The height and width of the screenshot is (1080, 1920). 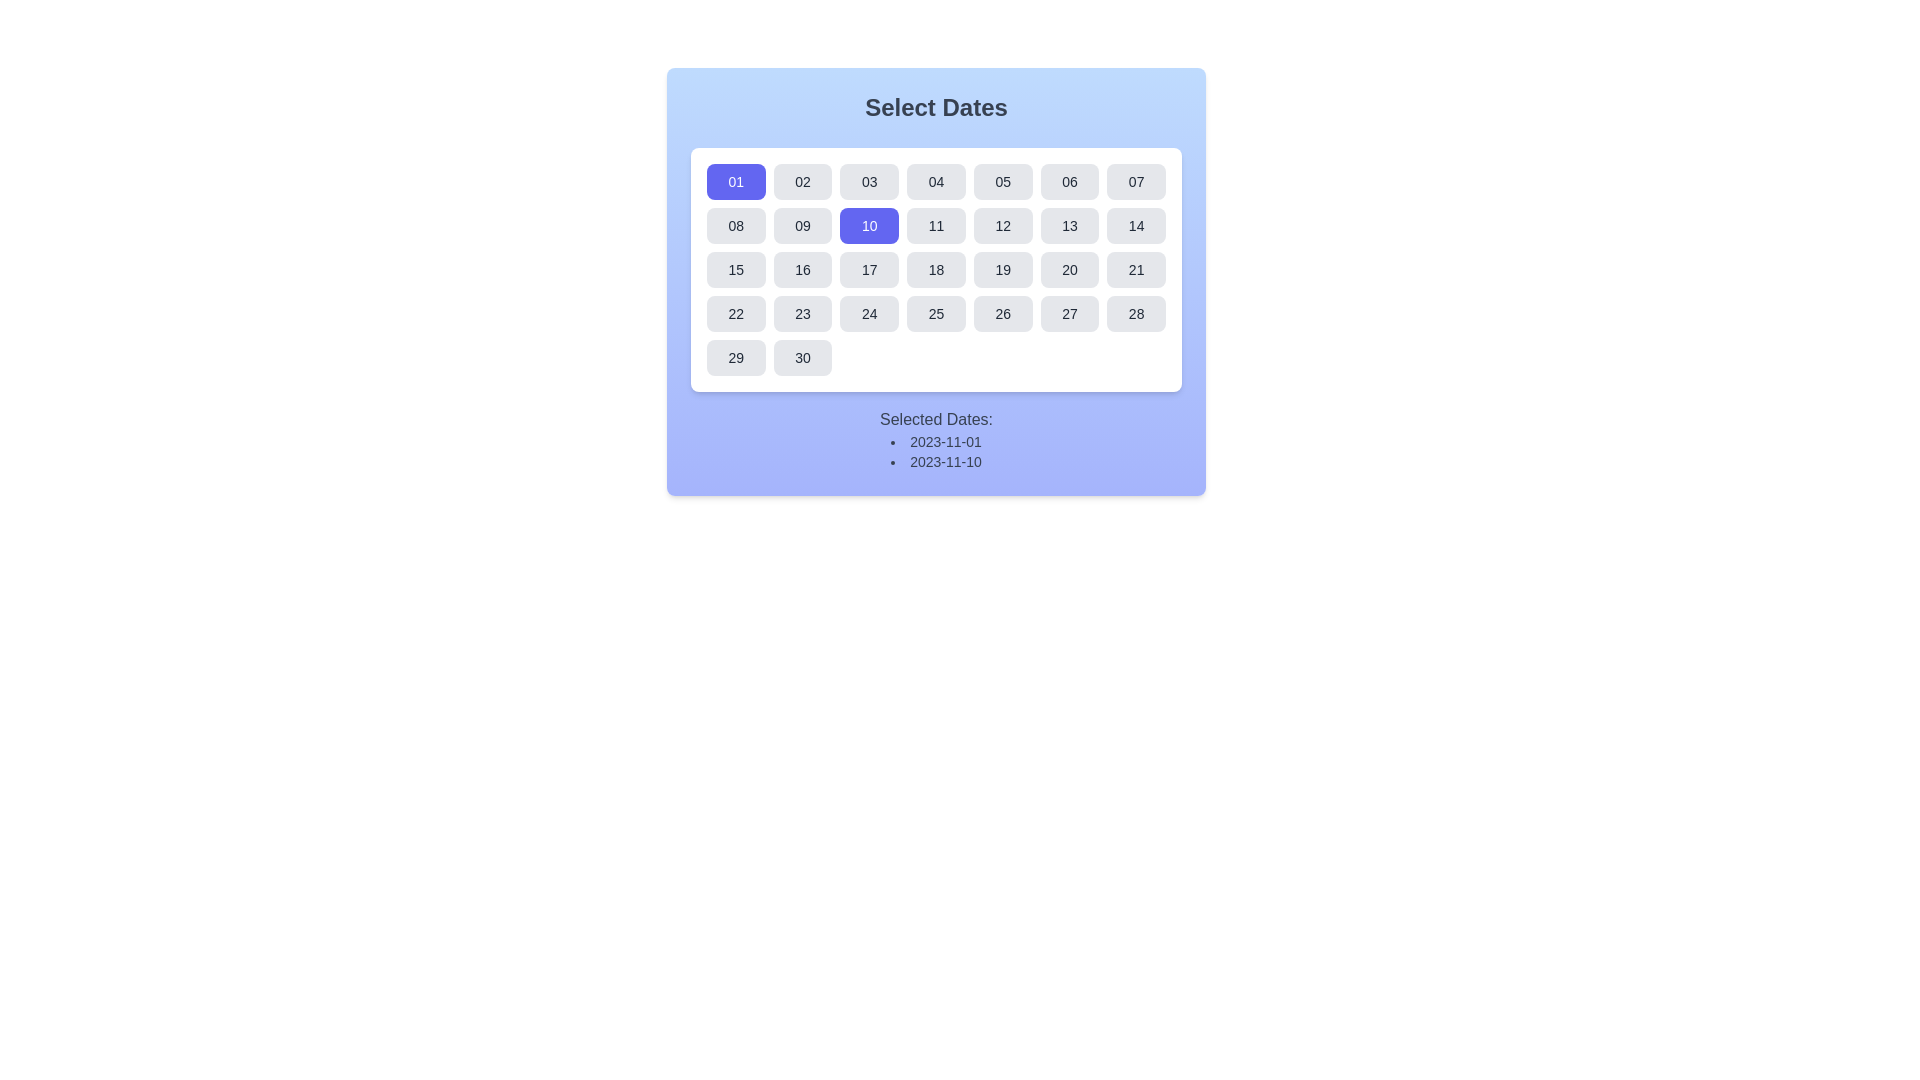 I want to click on the button labeled '07', so click(x=1136, y=181).